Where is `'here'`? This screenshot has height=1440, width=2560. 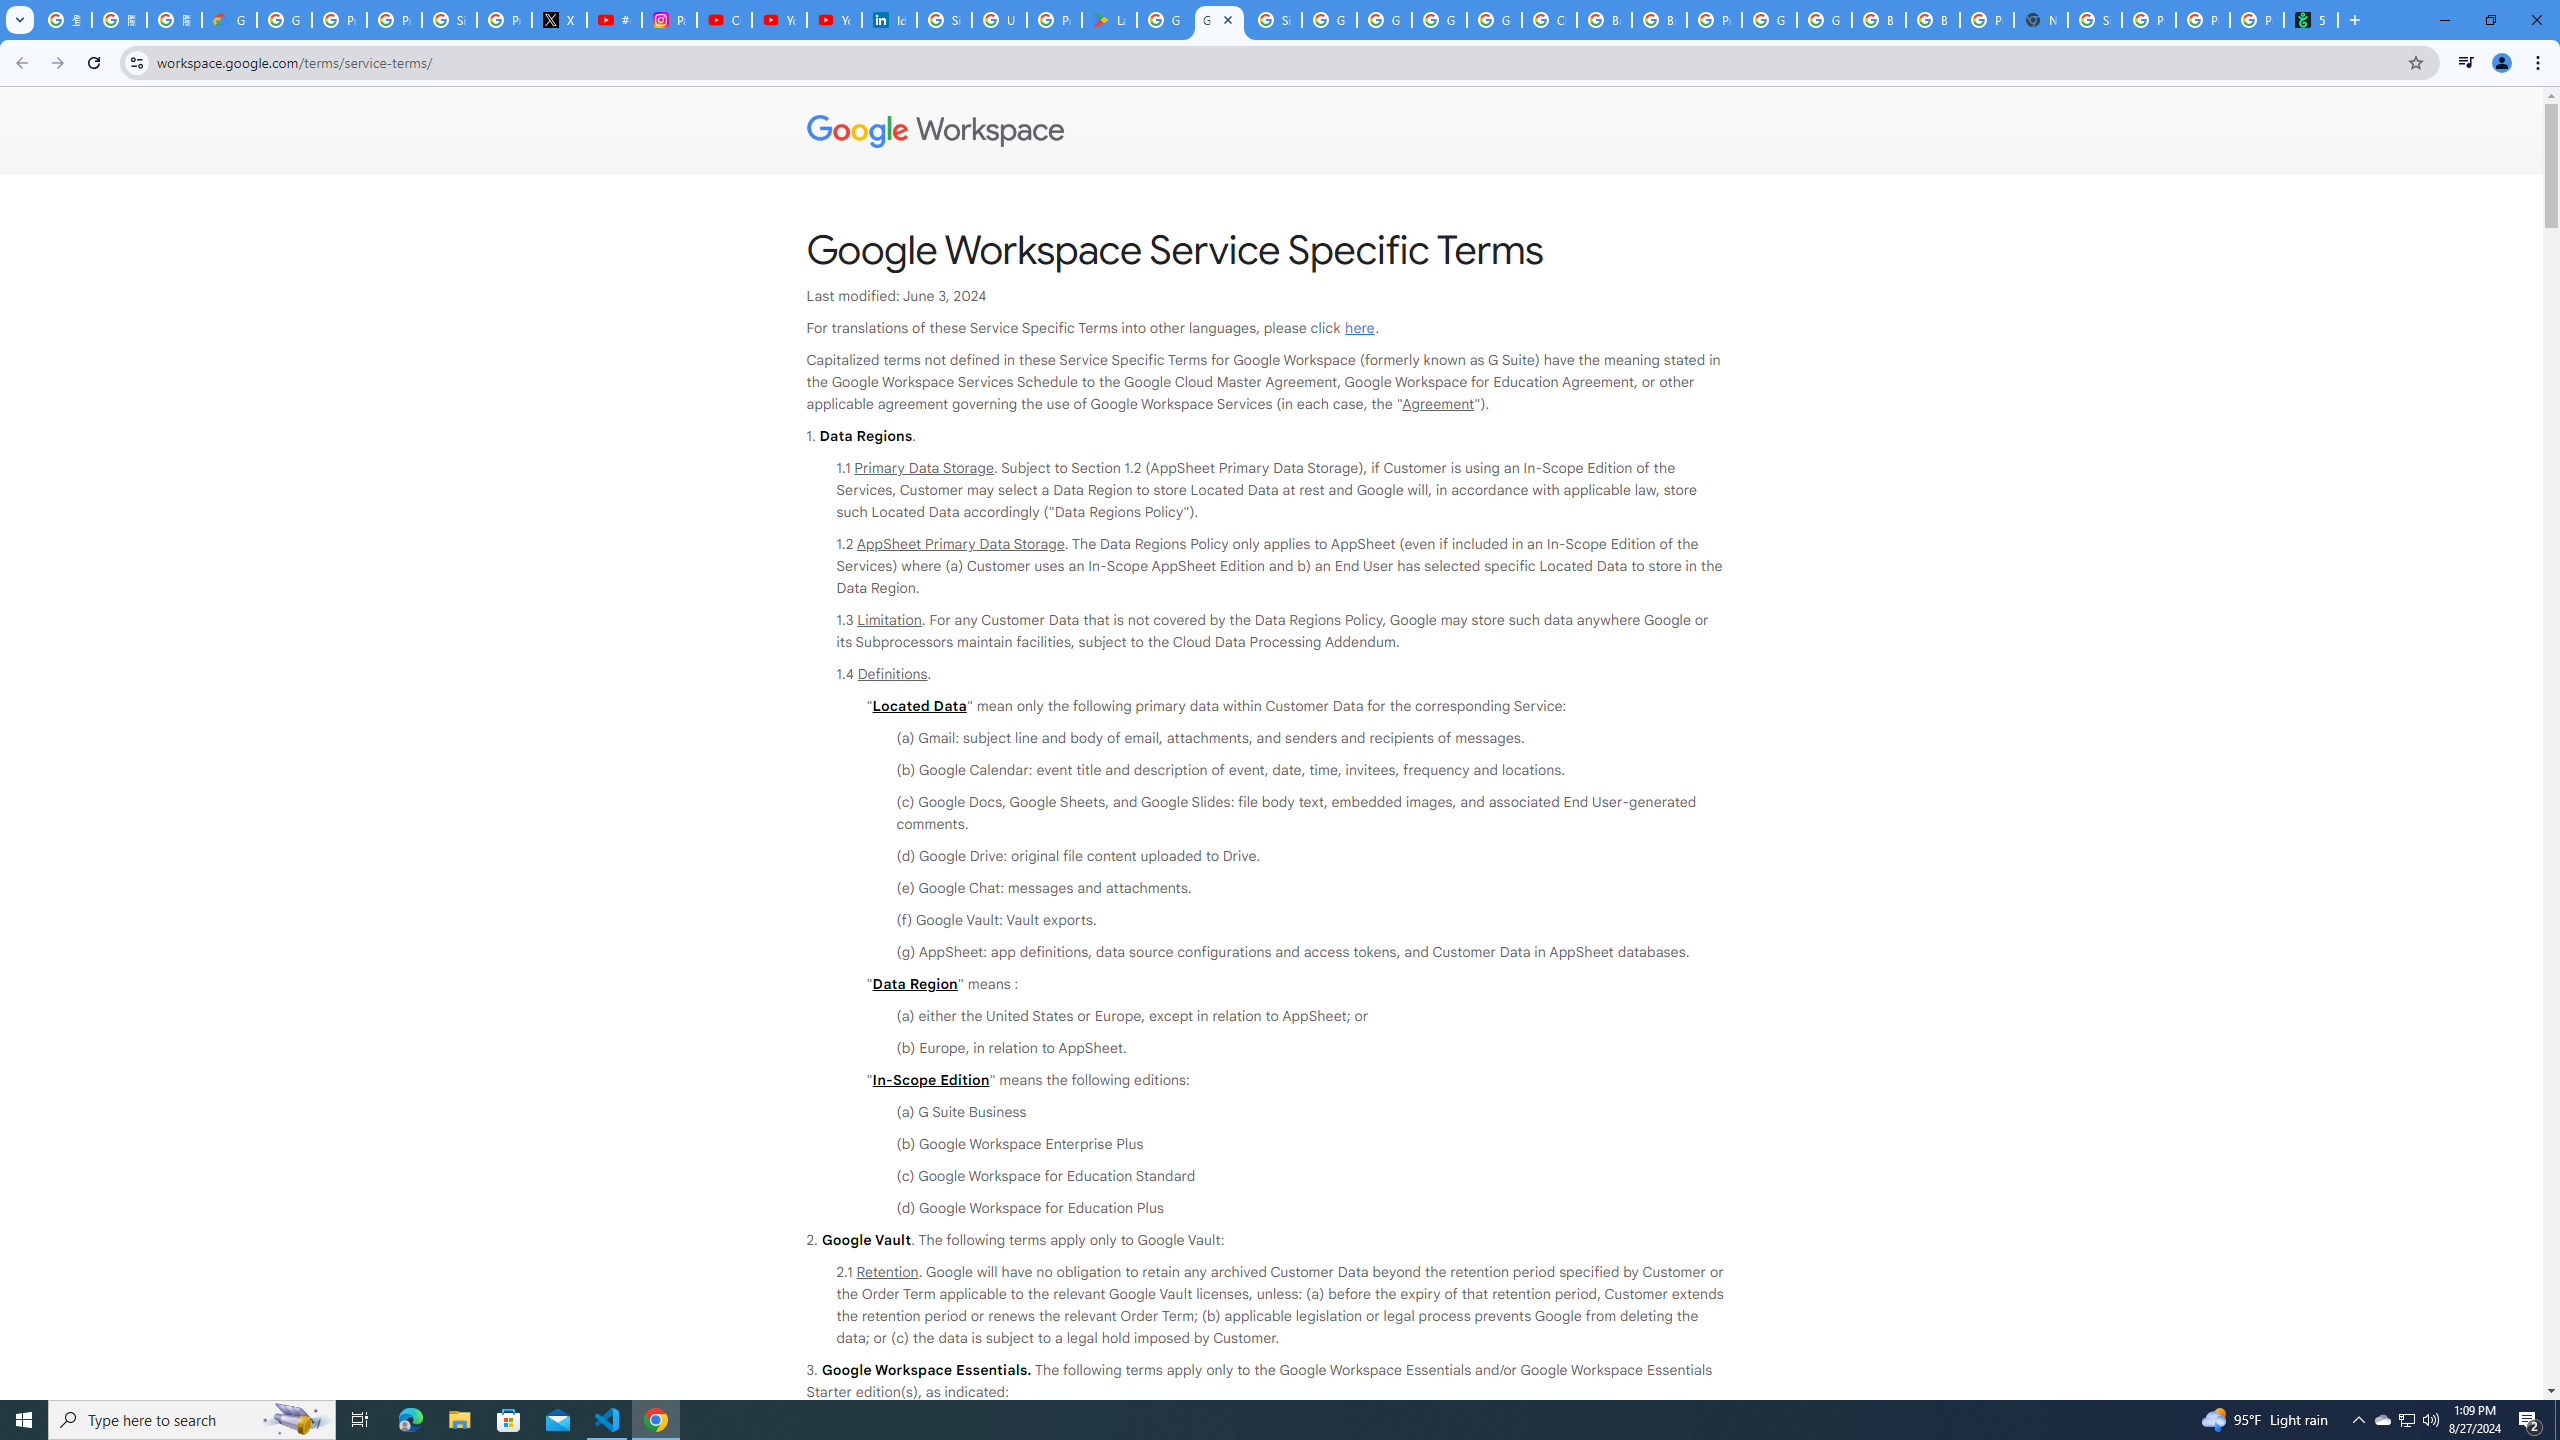 'here' is located at coordinates (1358, 328).